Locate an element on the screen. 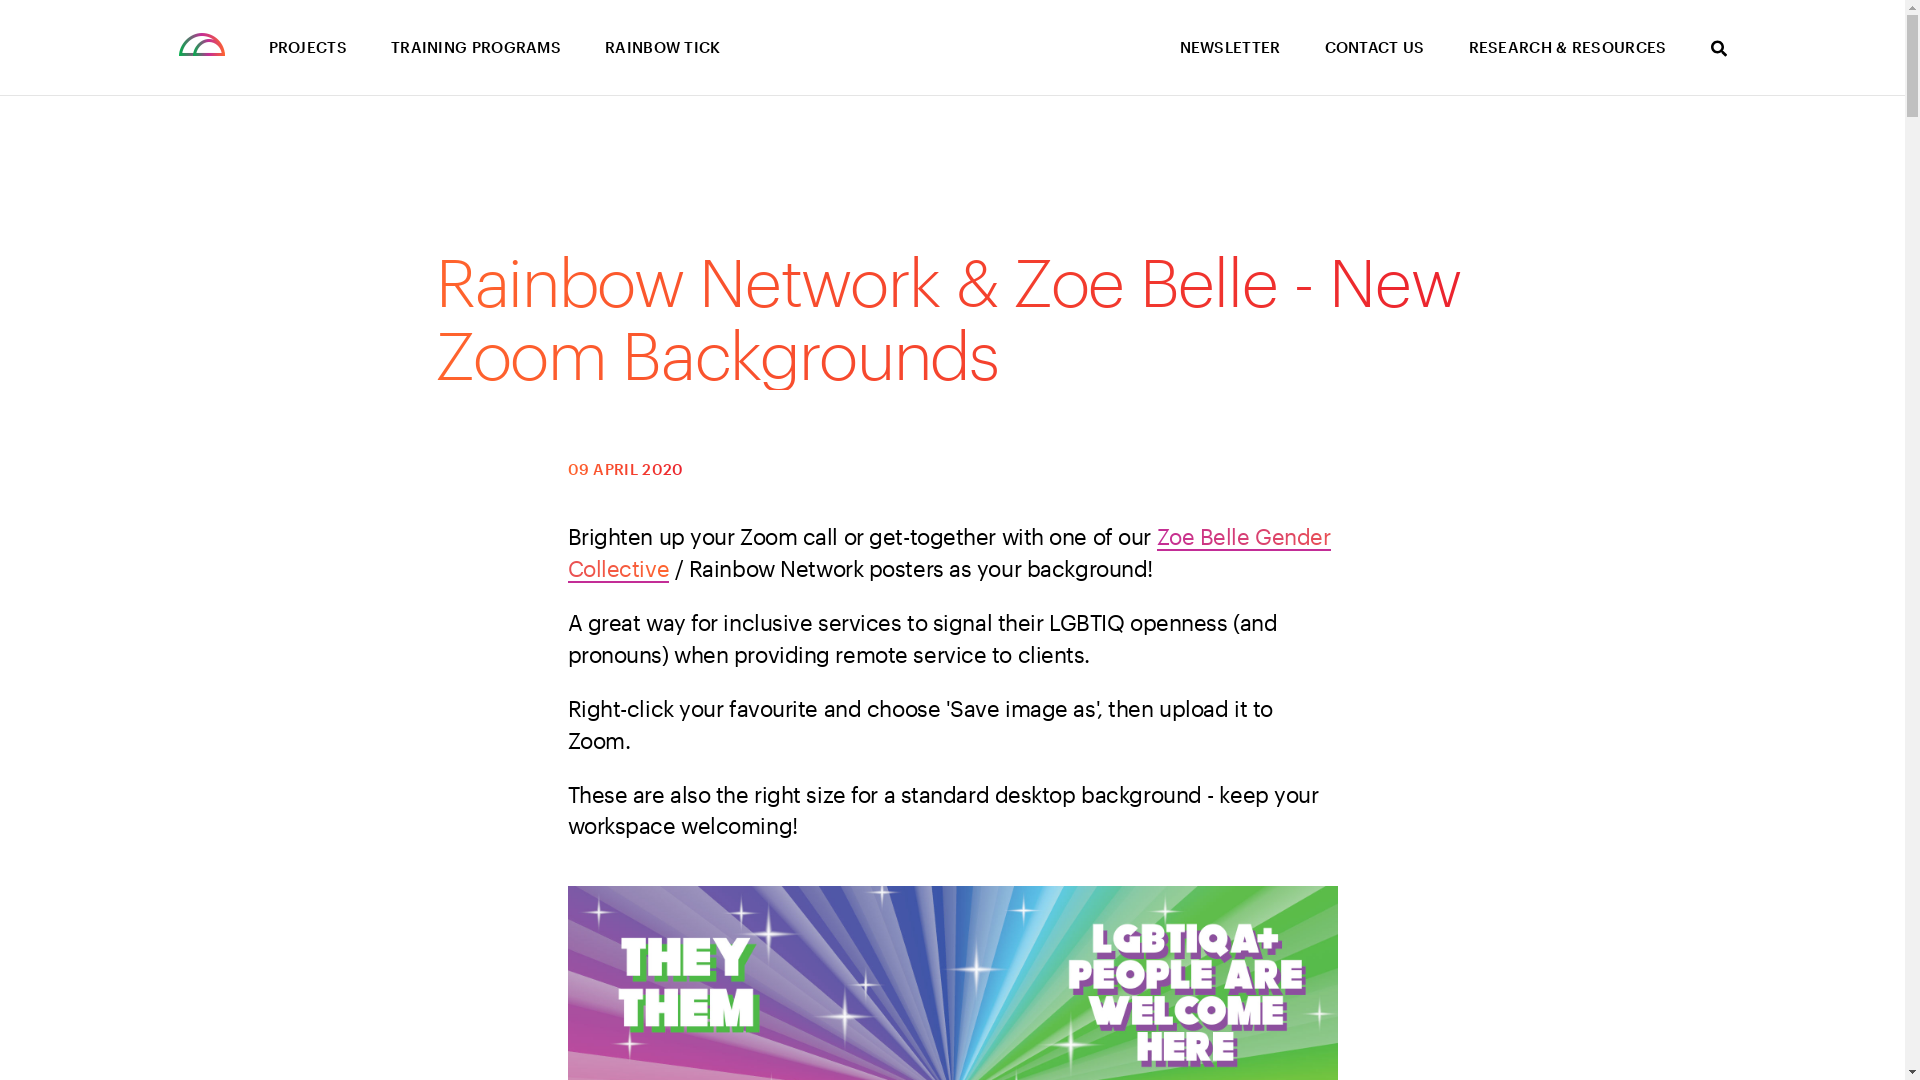 The width and height of the screenshot is (1920, 1080). 'CONTACT US' is located at coordinates (1372, 46).